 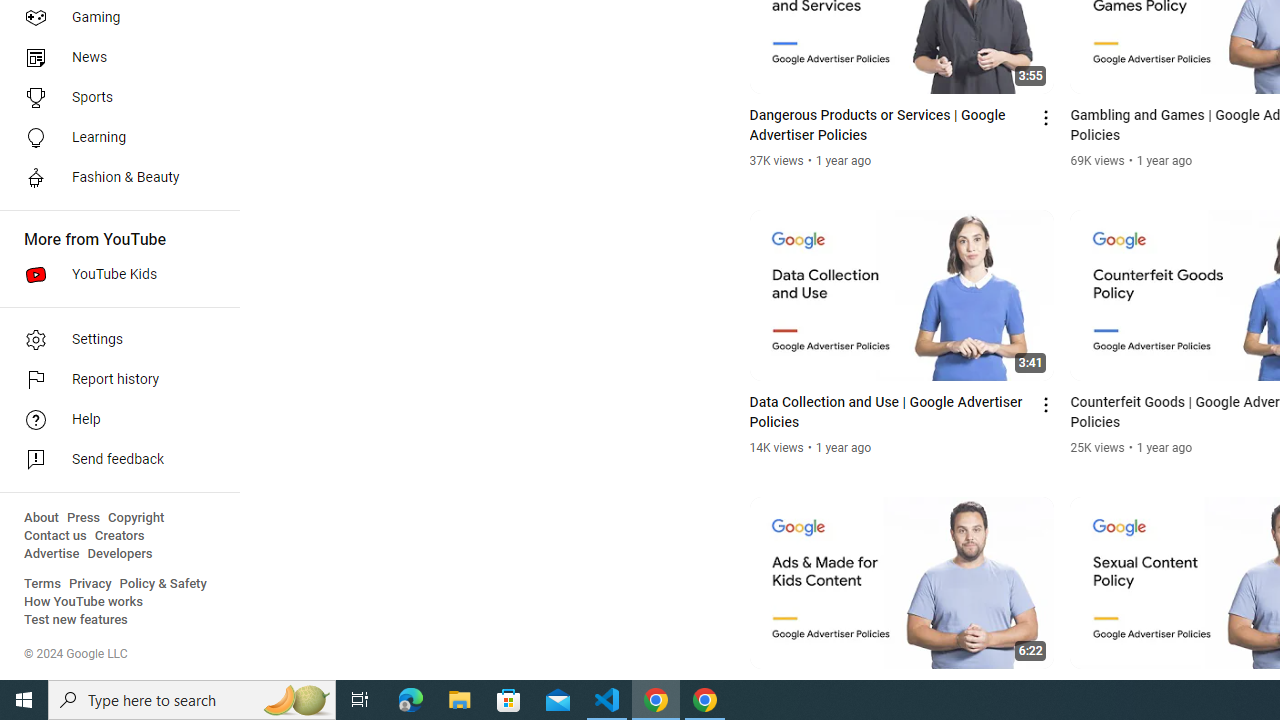 What do you see at coordinates (51, 554) in the screenshot?
I see `'Advertise'` at bounding box center [51, 554].